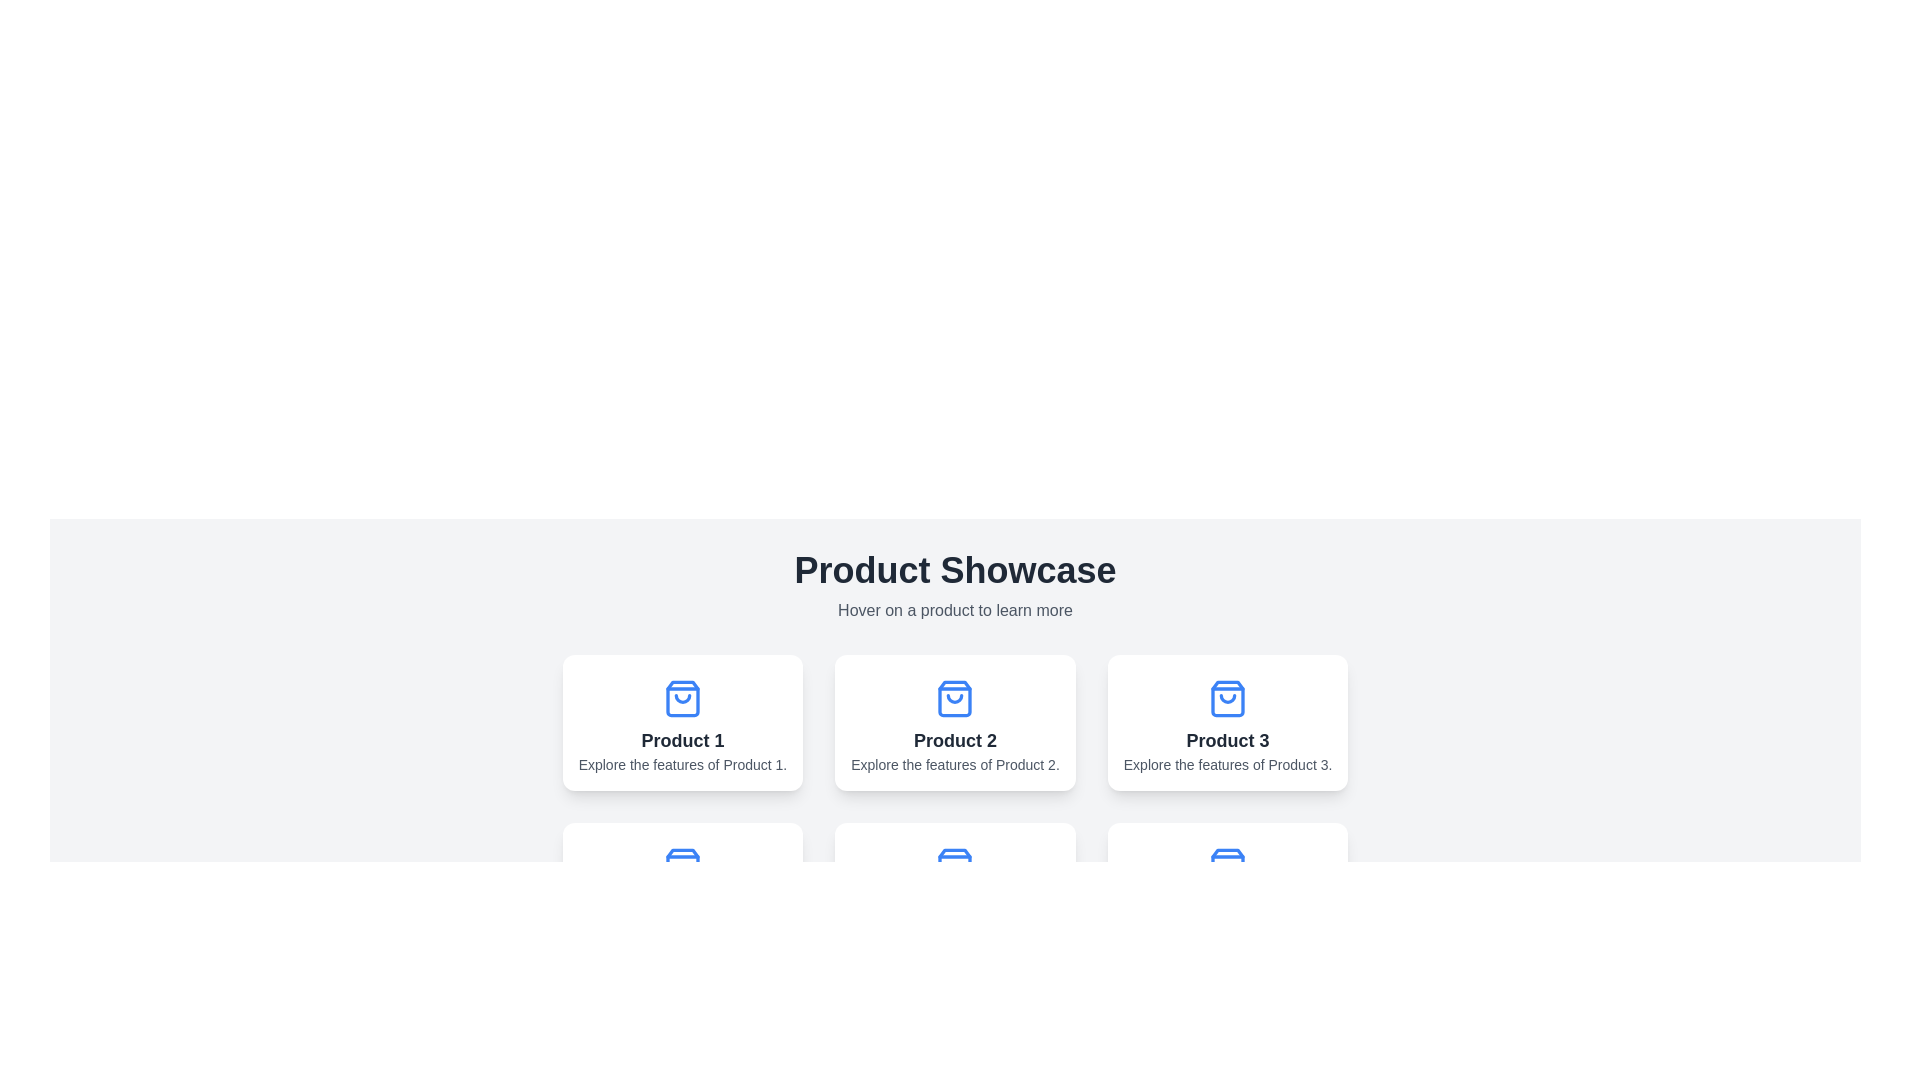  What do you see at coordinates (954, 697) in the screenshot?
I see `the shopping bag handle element located in the center of the blue shopping bag icon within the card titled 'Product 2' on the second row of cards in the 'Product Showcase' section` at bounding box center [954, 697].